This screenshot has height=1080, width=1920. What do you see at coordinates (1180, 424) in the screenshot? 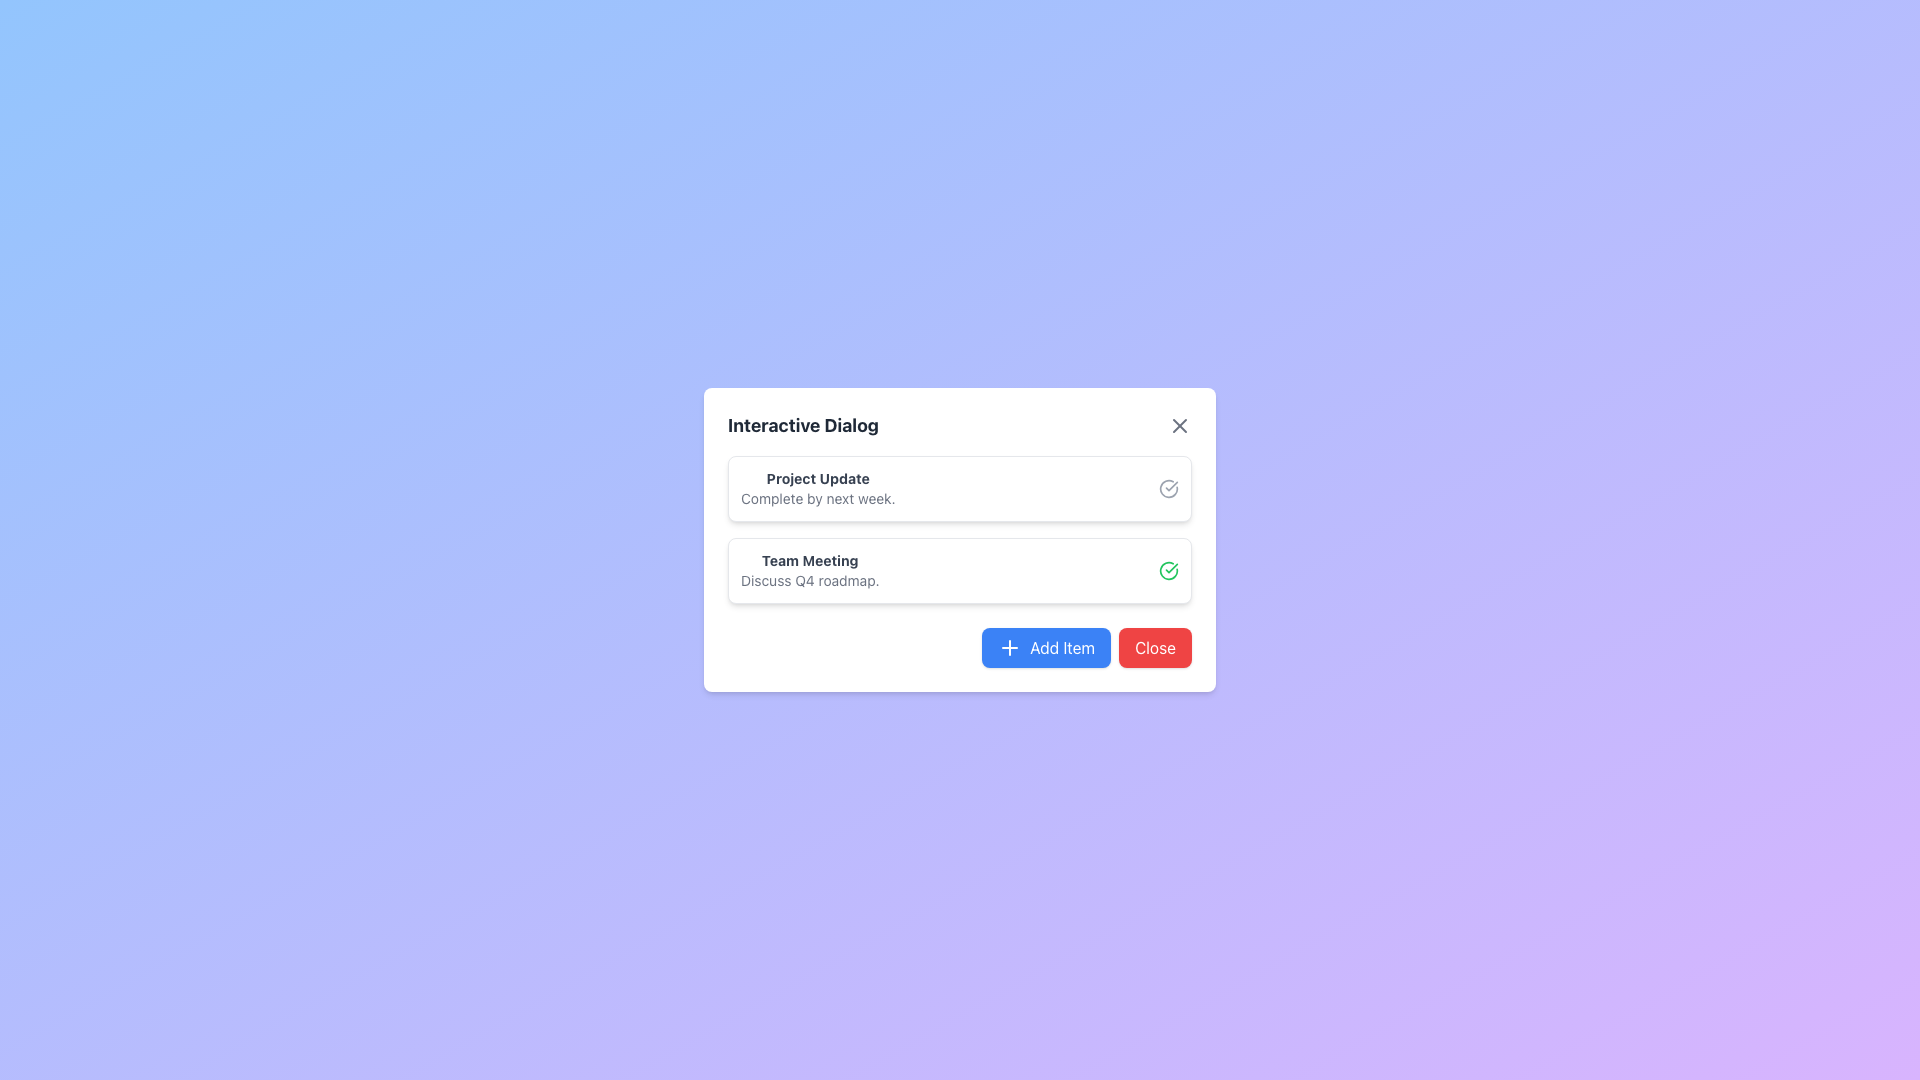
I see `the close button located in the top right corner of the 'Interactive Dialog' to dismiss the dialog box` at bounding box center [1180, 424].